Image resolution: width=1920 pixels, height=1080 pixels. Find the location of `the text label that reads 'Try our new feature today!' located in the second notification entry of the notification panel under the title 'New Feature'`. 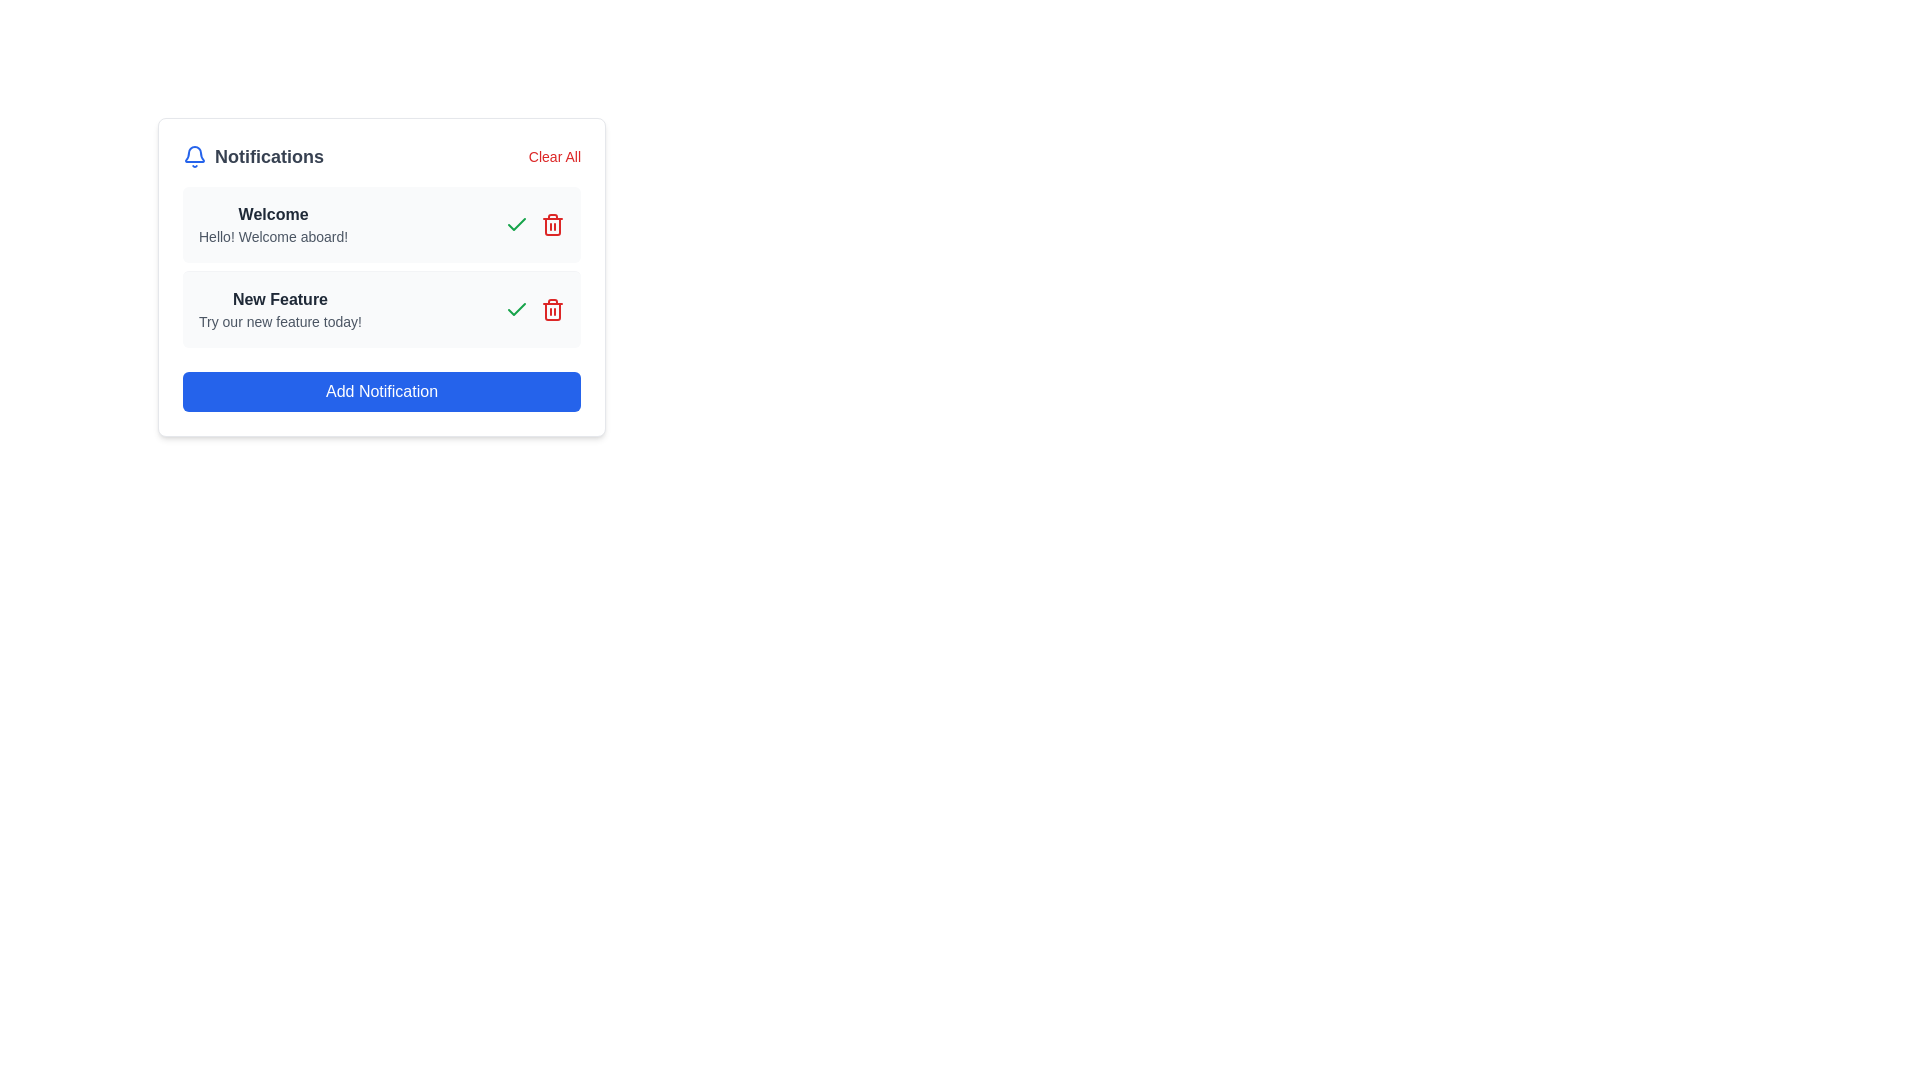

the text label that reads 'Try our new feature today!' located in the second notification entry of the notification panel under the title 'New Feature' is located at coordinates (279, 320).